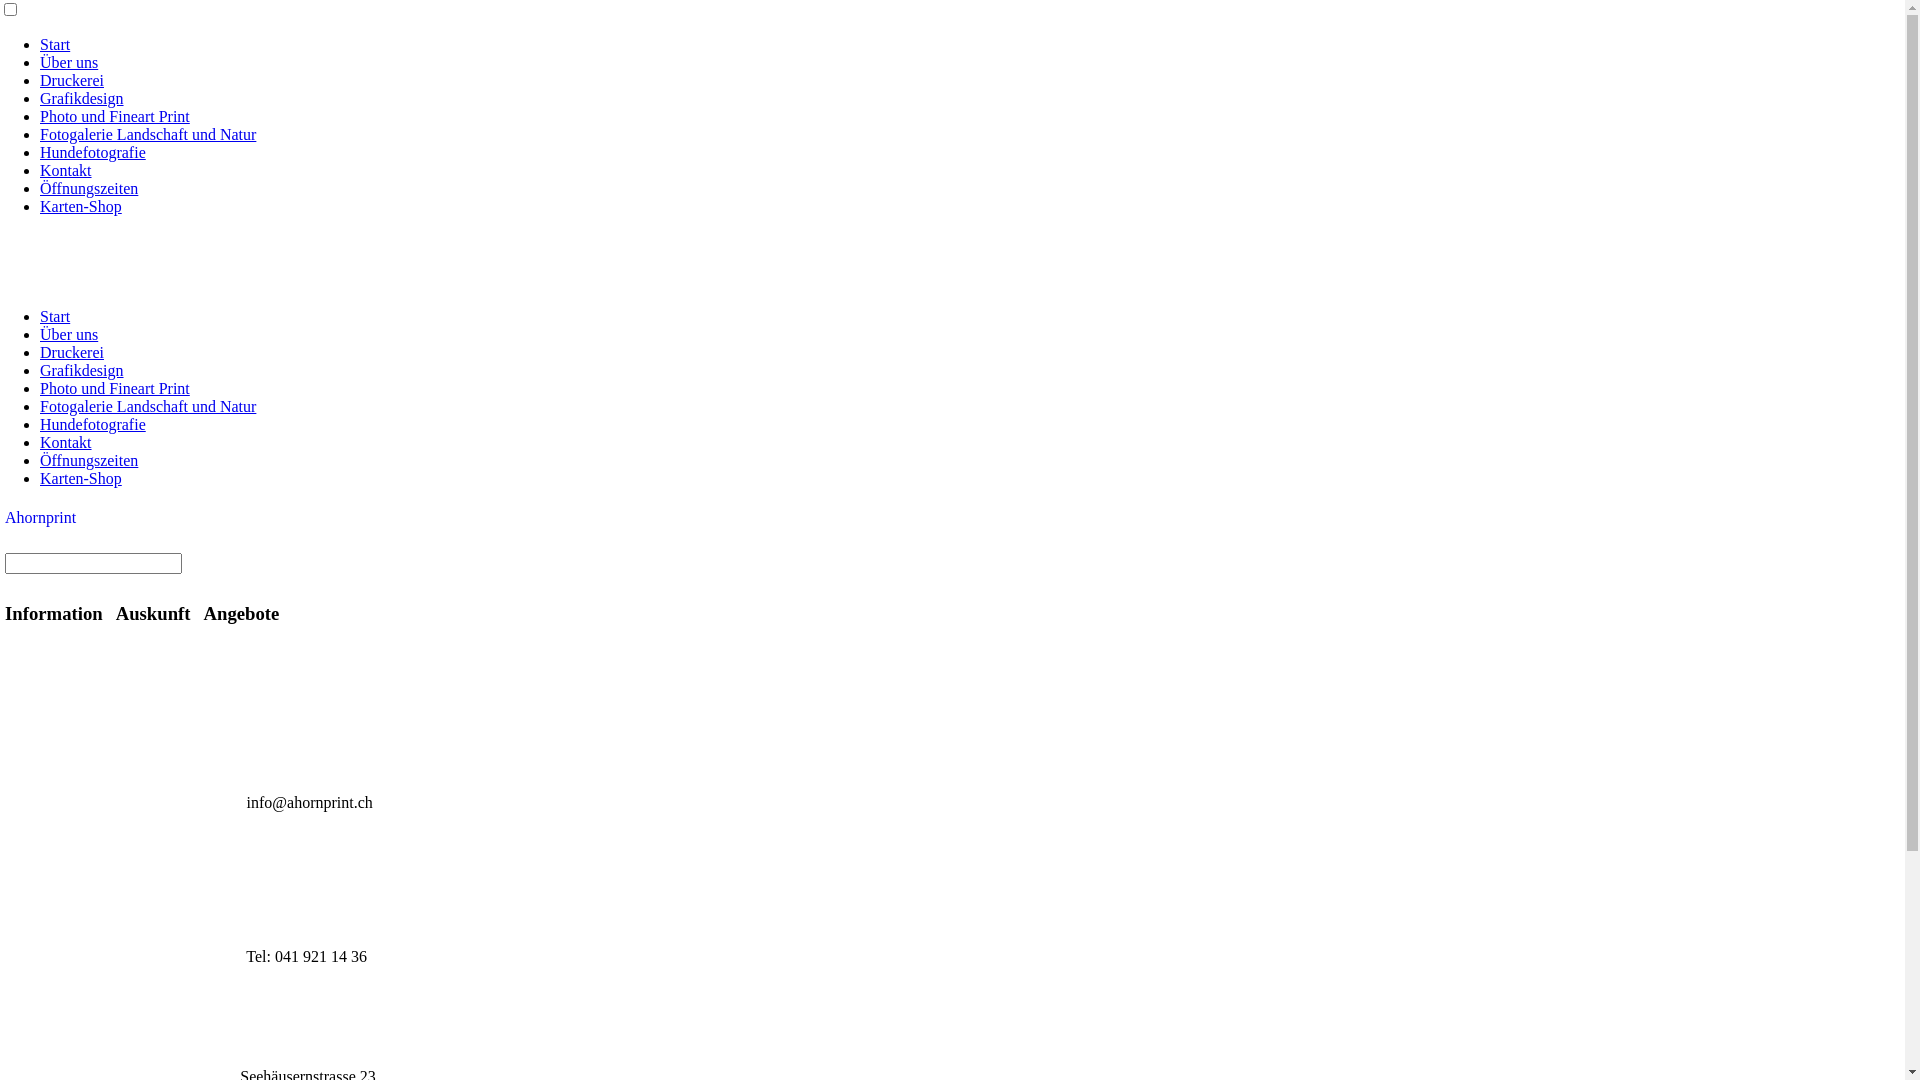 This screenshot has height=1080, width=1920. Describe the element at coordinates (72, 351) in the screenshot. I see `'Druckerei'` at that location.